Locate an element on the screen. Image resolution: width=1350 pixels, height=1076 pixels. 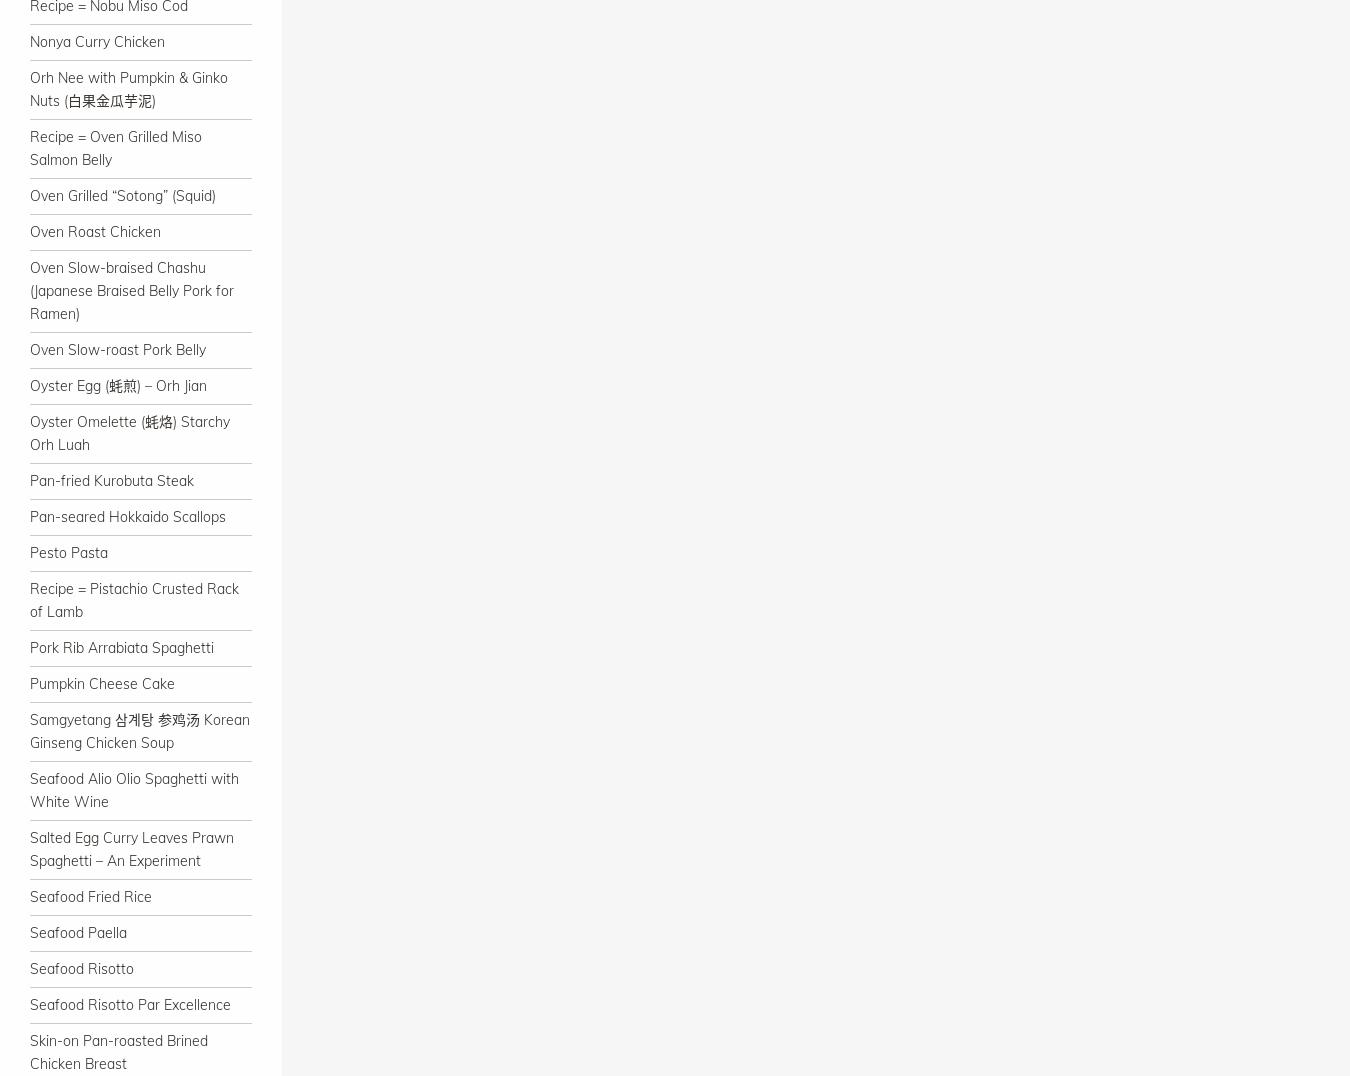
'Skin-on Pan-roasted Brined Chicken Breast' is located at coordinates (118, 1052).